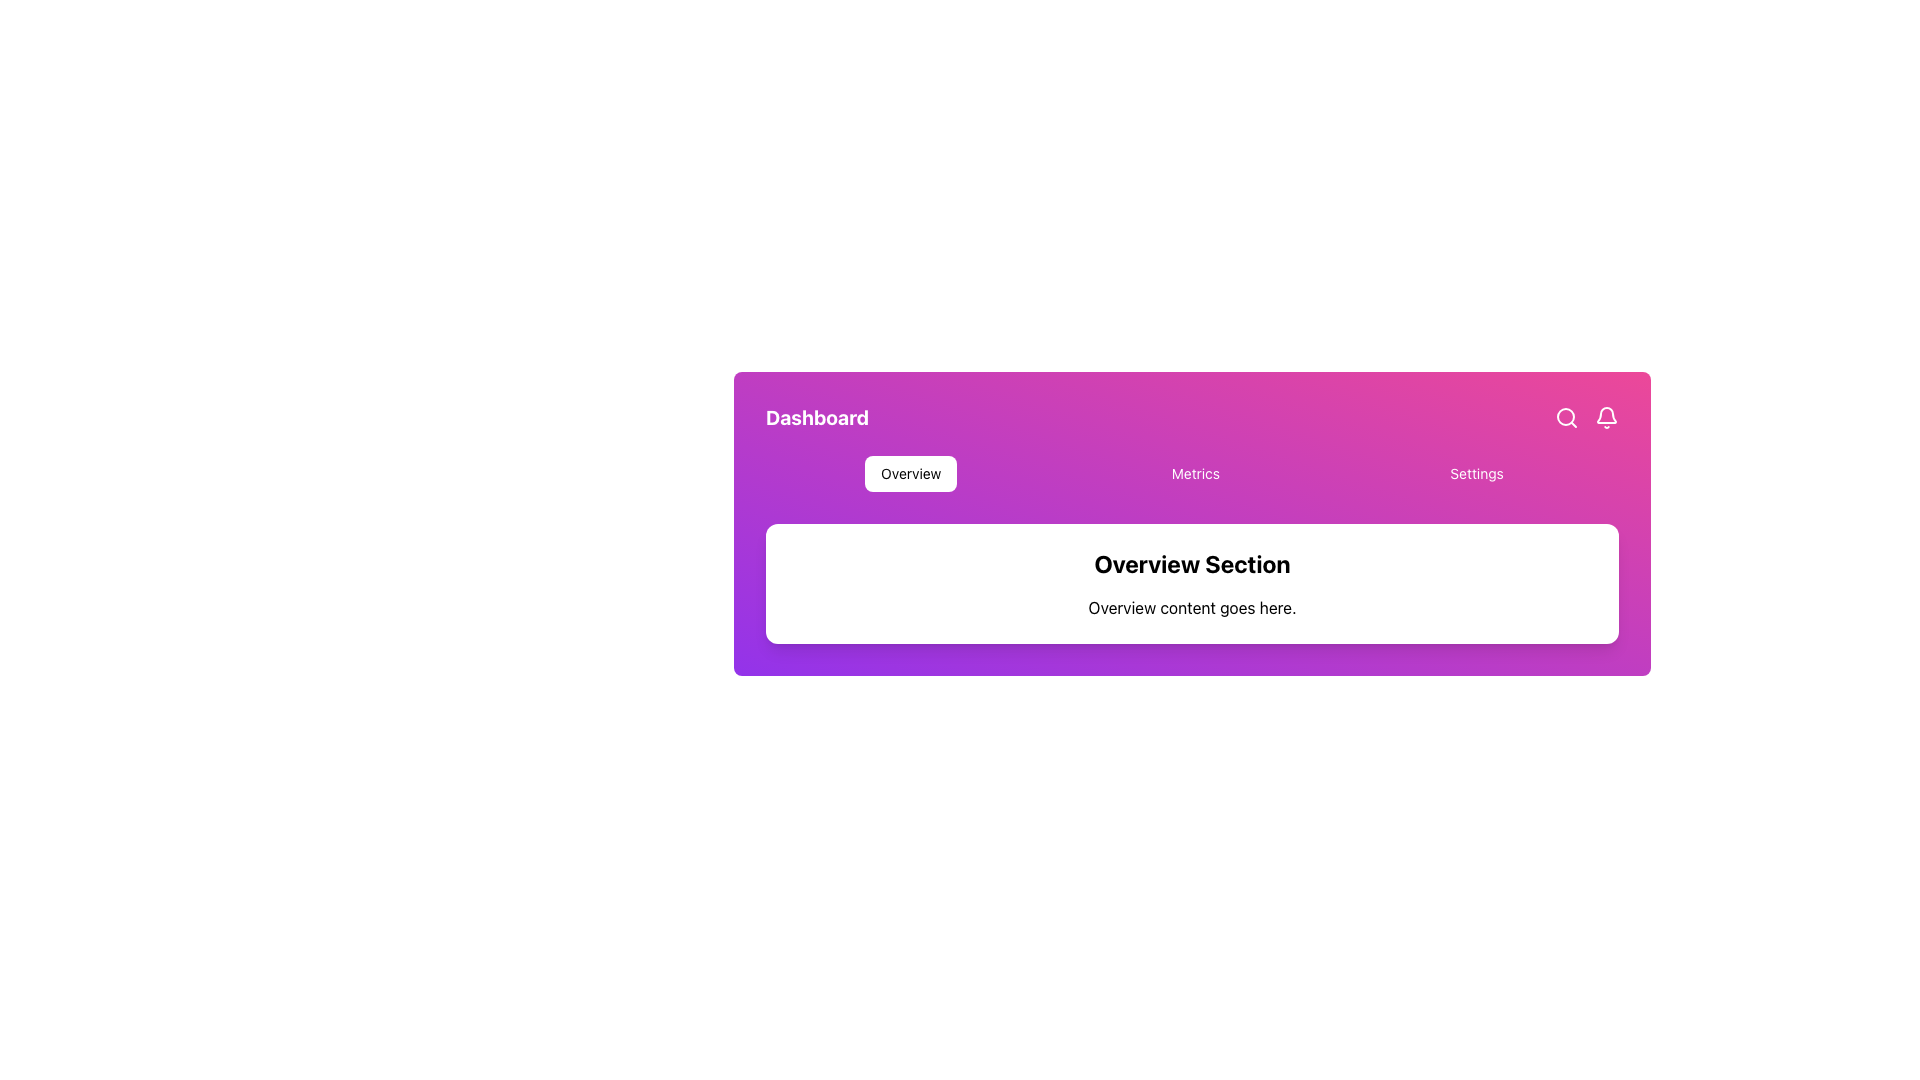 This screenshot has width=1920, height=1080. Describe the element at coordinates (1565, 416) in the screenshot. I see `the search icon button located on the right-hand side of the navigation bar` at that location.